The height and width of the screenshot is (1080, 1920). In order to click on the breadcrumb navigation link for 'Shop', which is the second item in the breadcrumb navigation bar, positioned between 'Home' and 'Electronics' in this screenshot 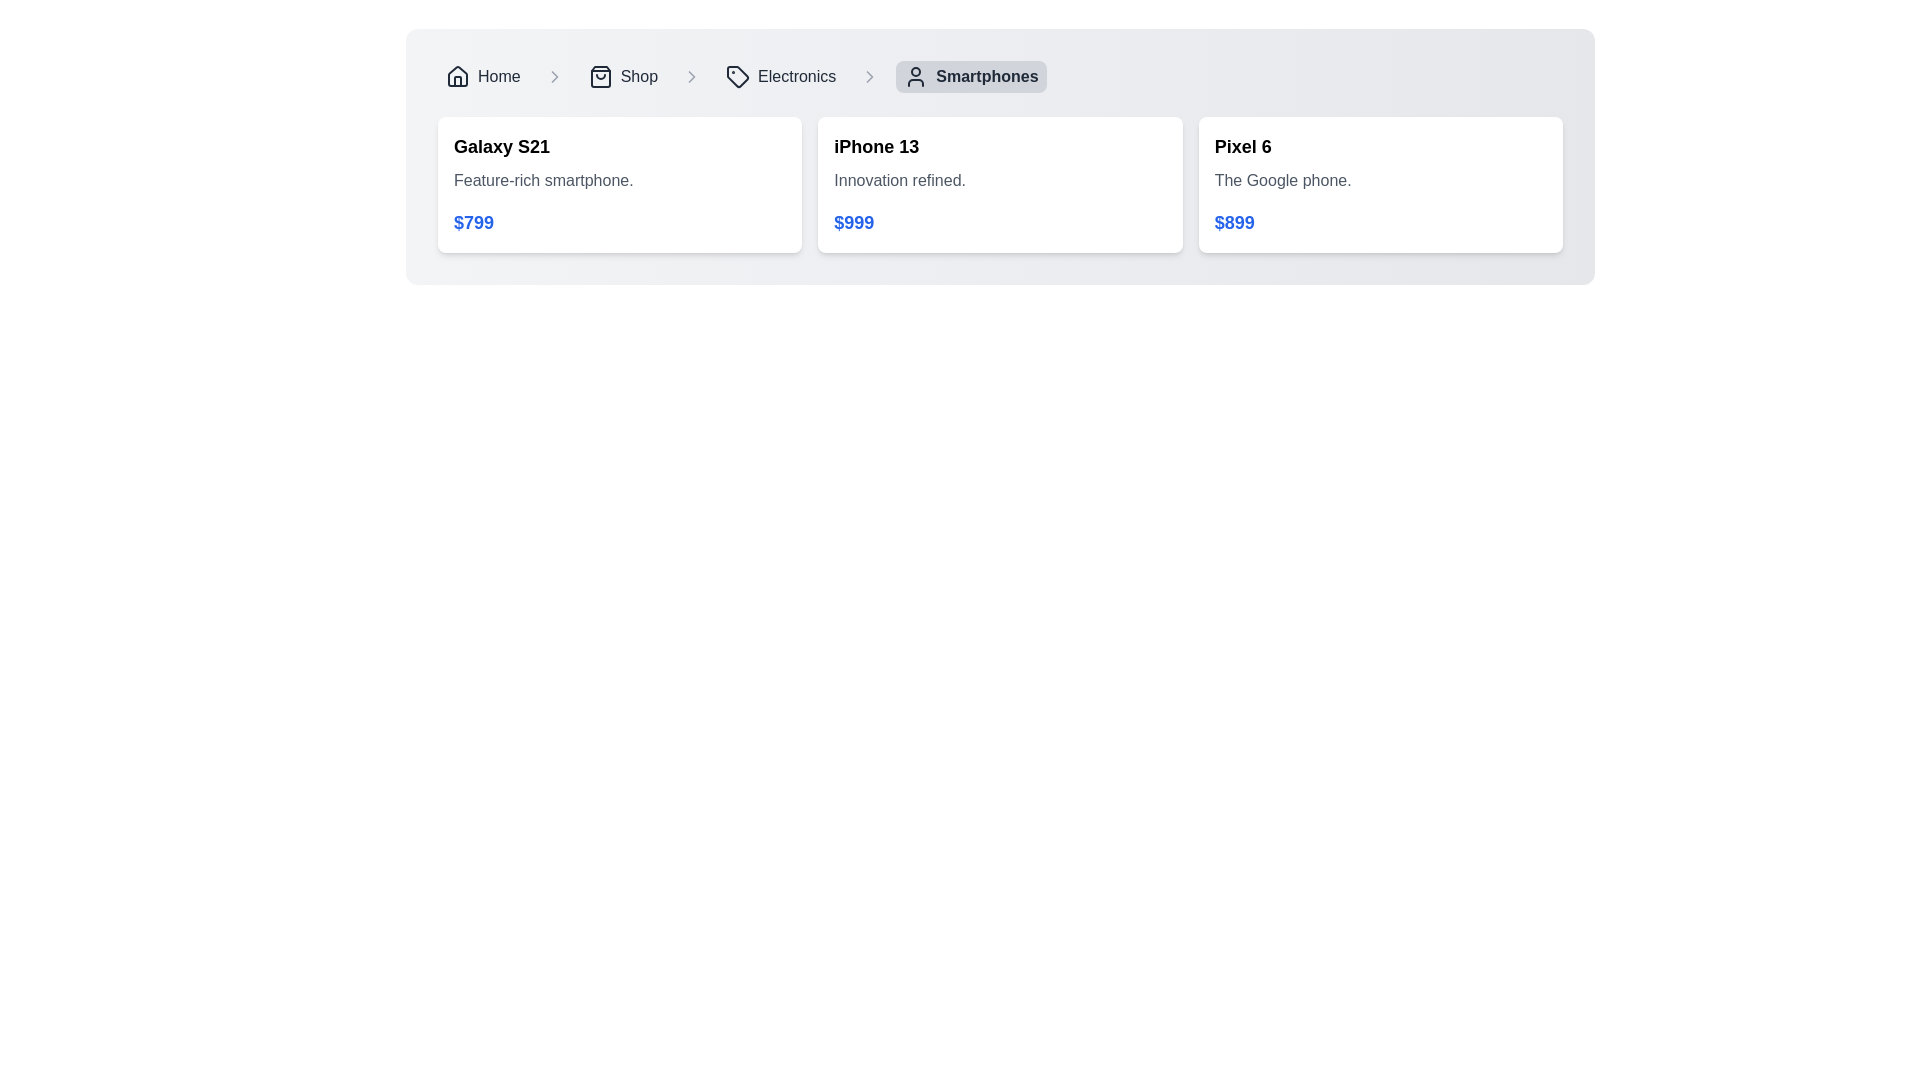, I will do `click(622, 76)`.